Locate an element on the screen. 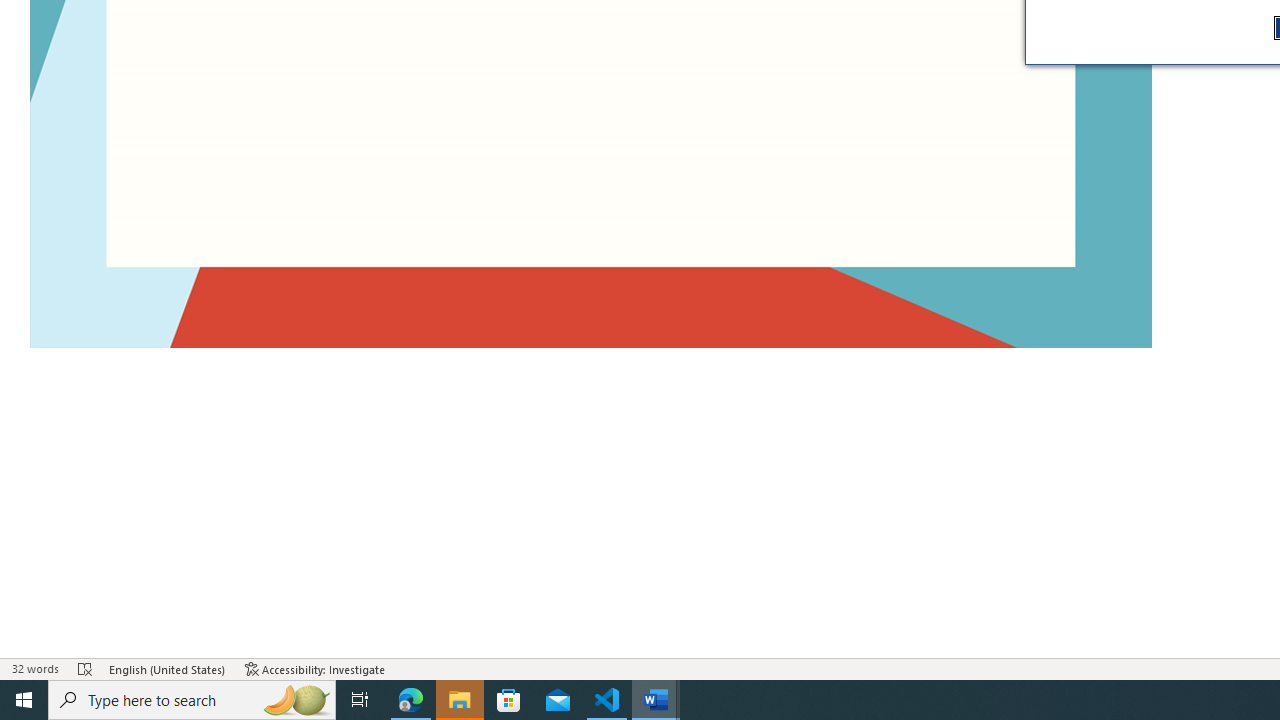 This screenshot has width=1280, height=720. 'Word Count 32 words' is located at coordinates (35, 669).